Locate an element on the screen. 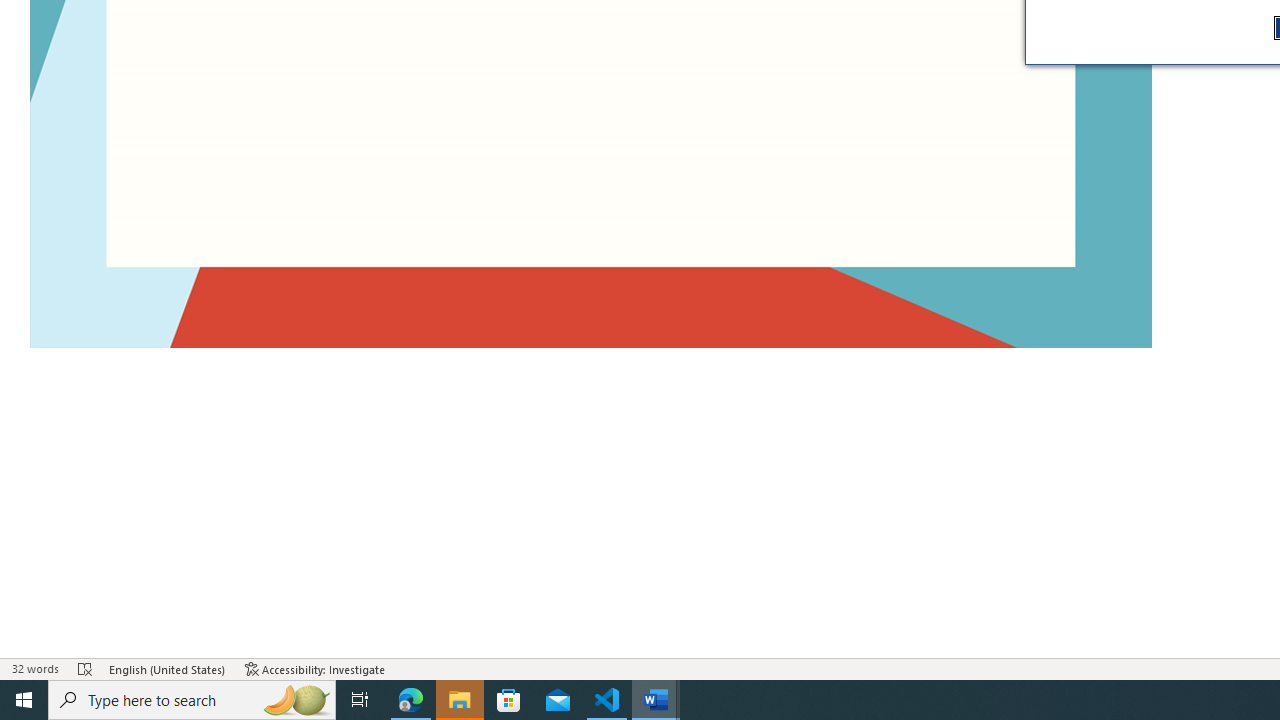 This screenshot has width=1280, height=720. 'Word Count 32 words' is located at coordinates (35, 669).